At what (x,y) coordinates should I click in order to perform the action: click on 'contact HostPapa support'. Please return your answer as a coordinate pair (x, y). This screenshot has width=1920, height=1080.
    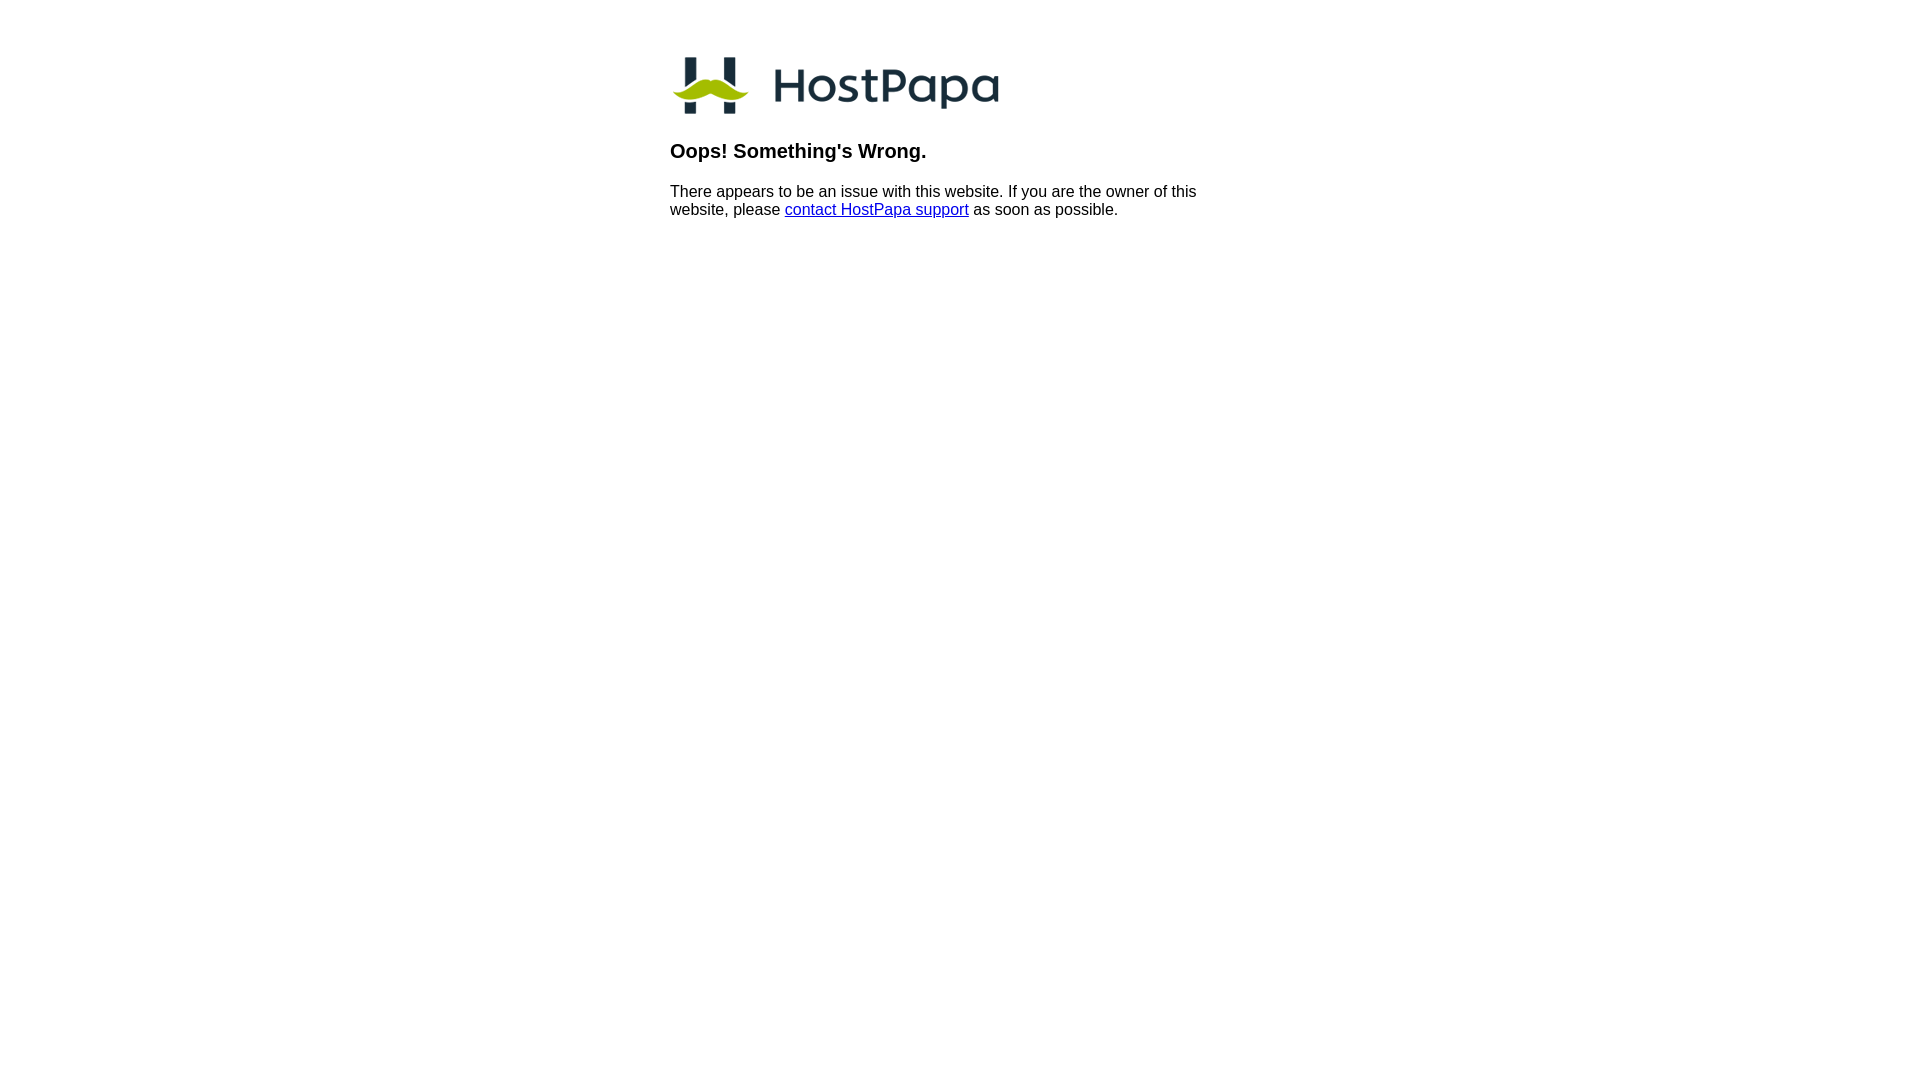
    Looking at the image, I should click on (784, 209).